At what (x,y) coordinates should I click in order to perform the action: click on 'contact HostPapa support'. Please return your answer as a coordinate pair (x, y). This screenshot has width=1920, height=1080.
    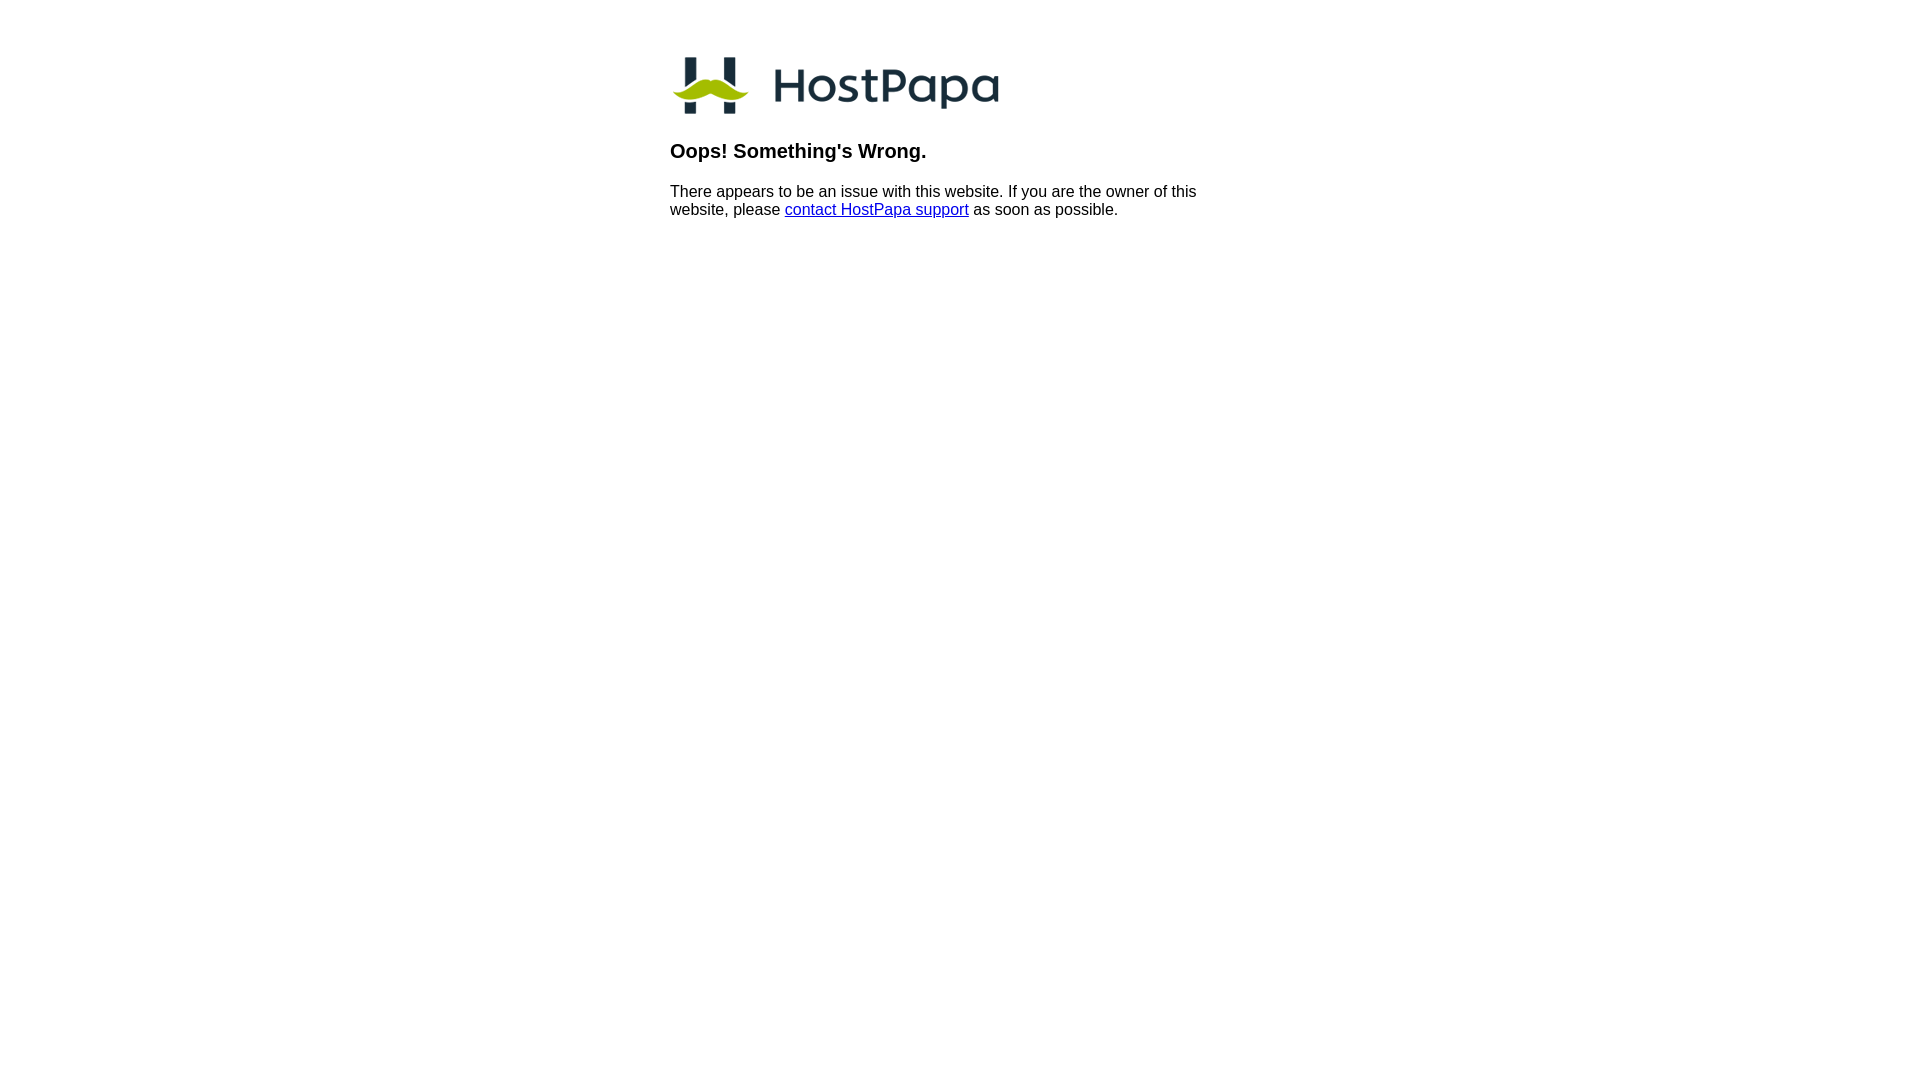
    Looking at the image, I should click on (784, 209).